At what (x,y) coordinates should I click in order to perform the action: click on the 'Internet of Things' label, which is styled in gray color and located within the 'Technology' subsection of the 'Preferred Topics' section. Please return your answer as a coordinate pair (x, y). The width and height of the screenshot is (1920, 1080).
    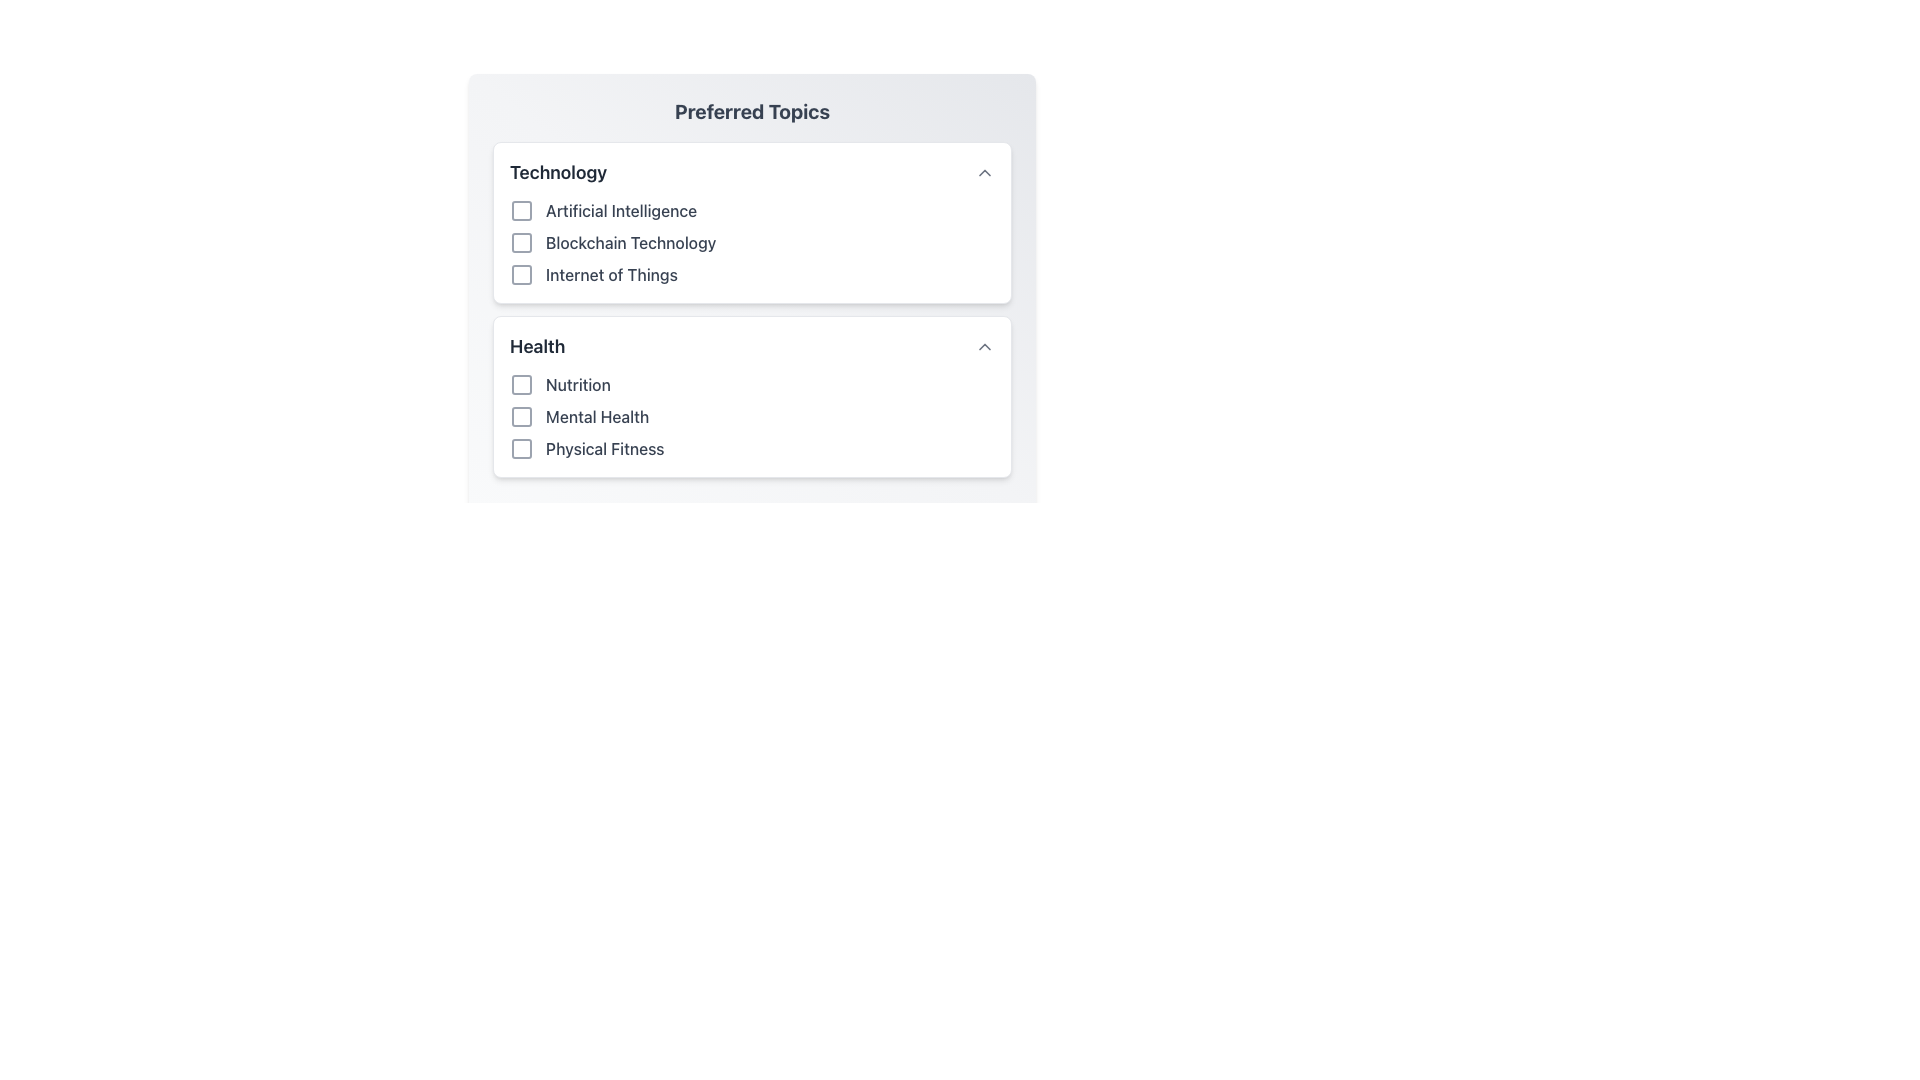
    Looking at the image, I should click on (610, 274).